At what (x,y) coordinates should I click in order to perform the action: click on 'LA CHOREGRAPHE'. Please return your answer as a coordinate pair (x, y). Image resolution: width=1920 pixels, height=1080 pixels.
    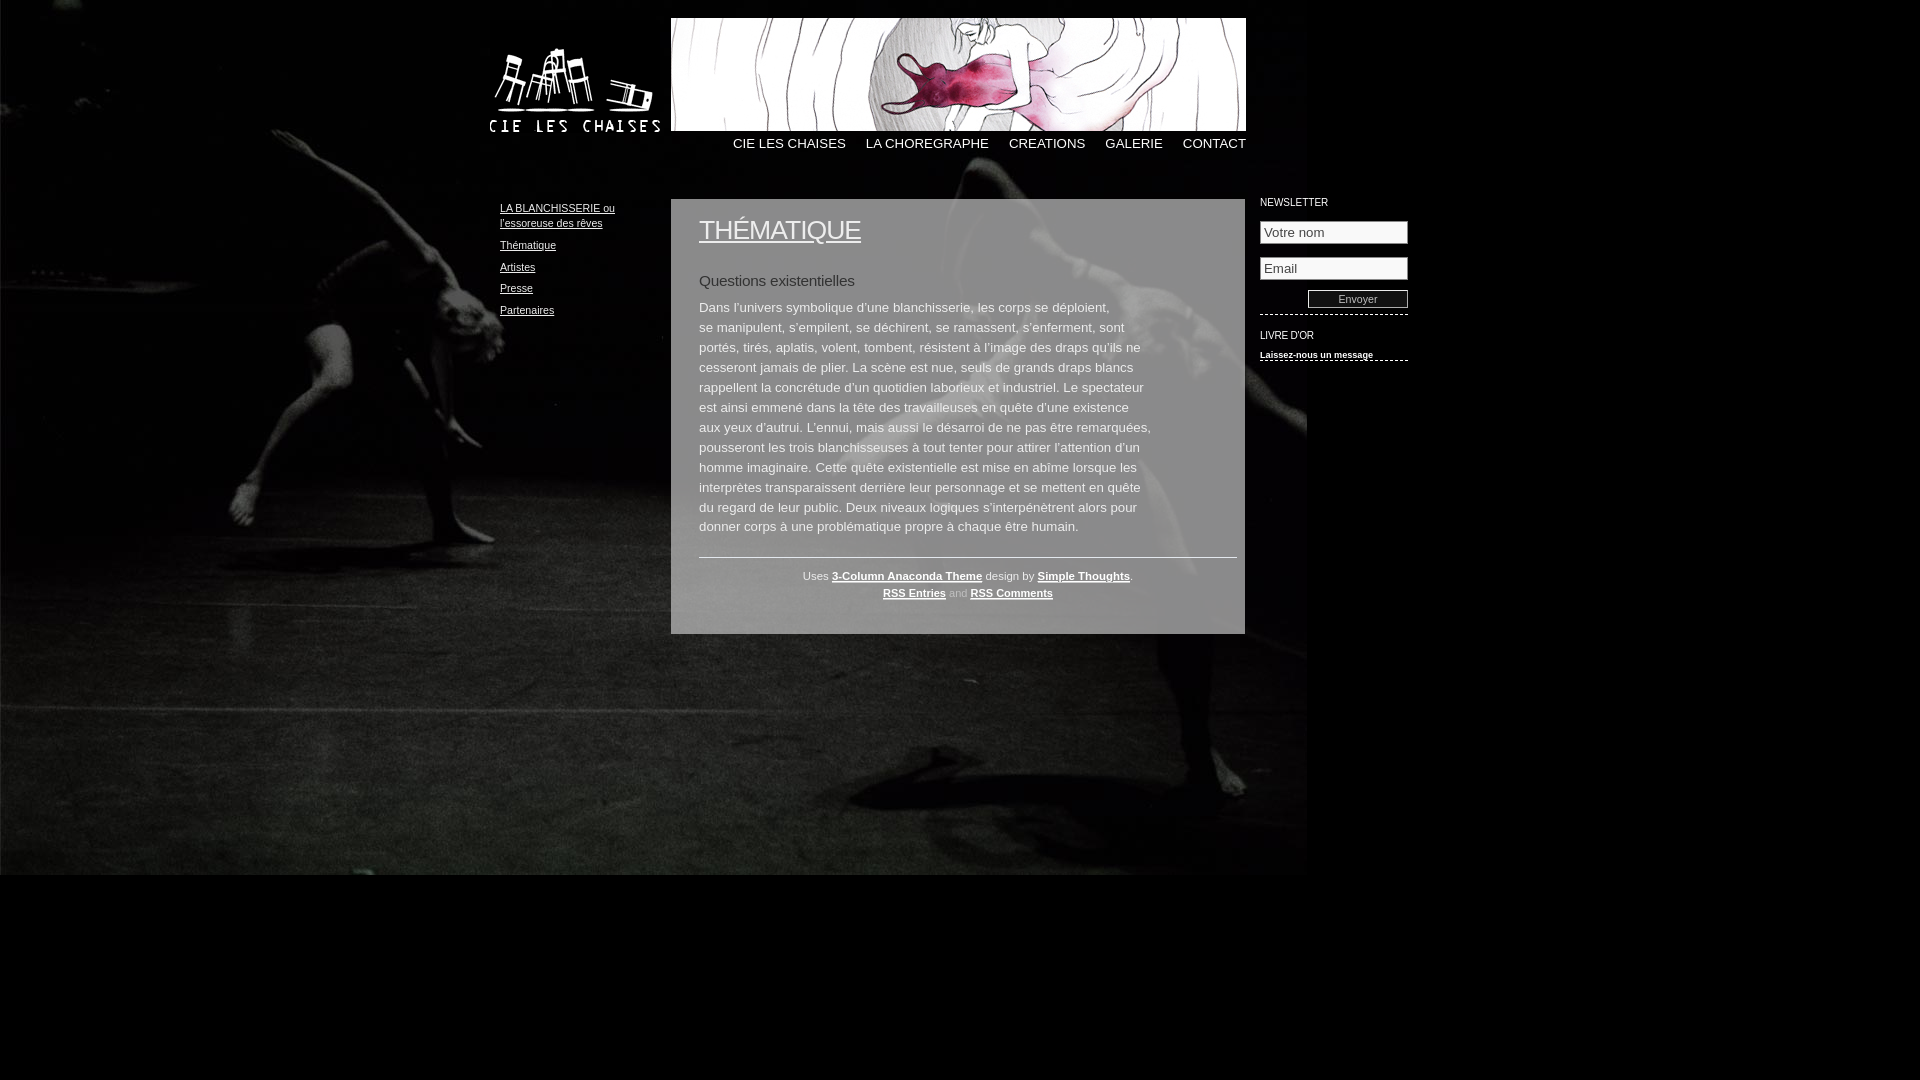
    Looking at the image, I should click on (916, 142).